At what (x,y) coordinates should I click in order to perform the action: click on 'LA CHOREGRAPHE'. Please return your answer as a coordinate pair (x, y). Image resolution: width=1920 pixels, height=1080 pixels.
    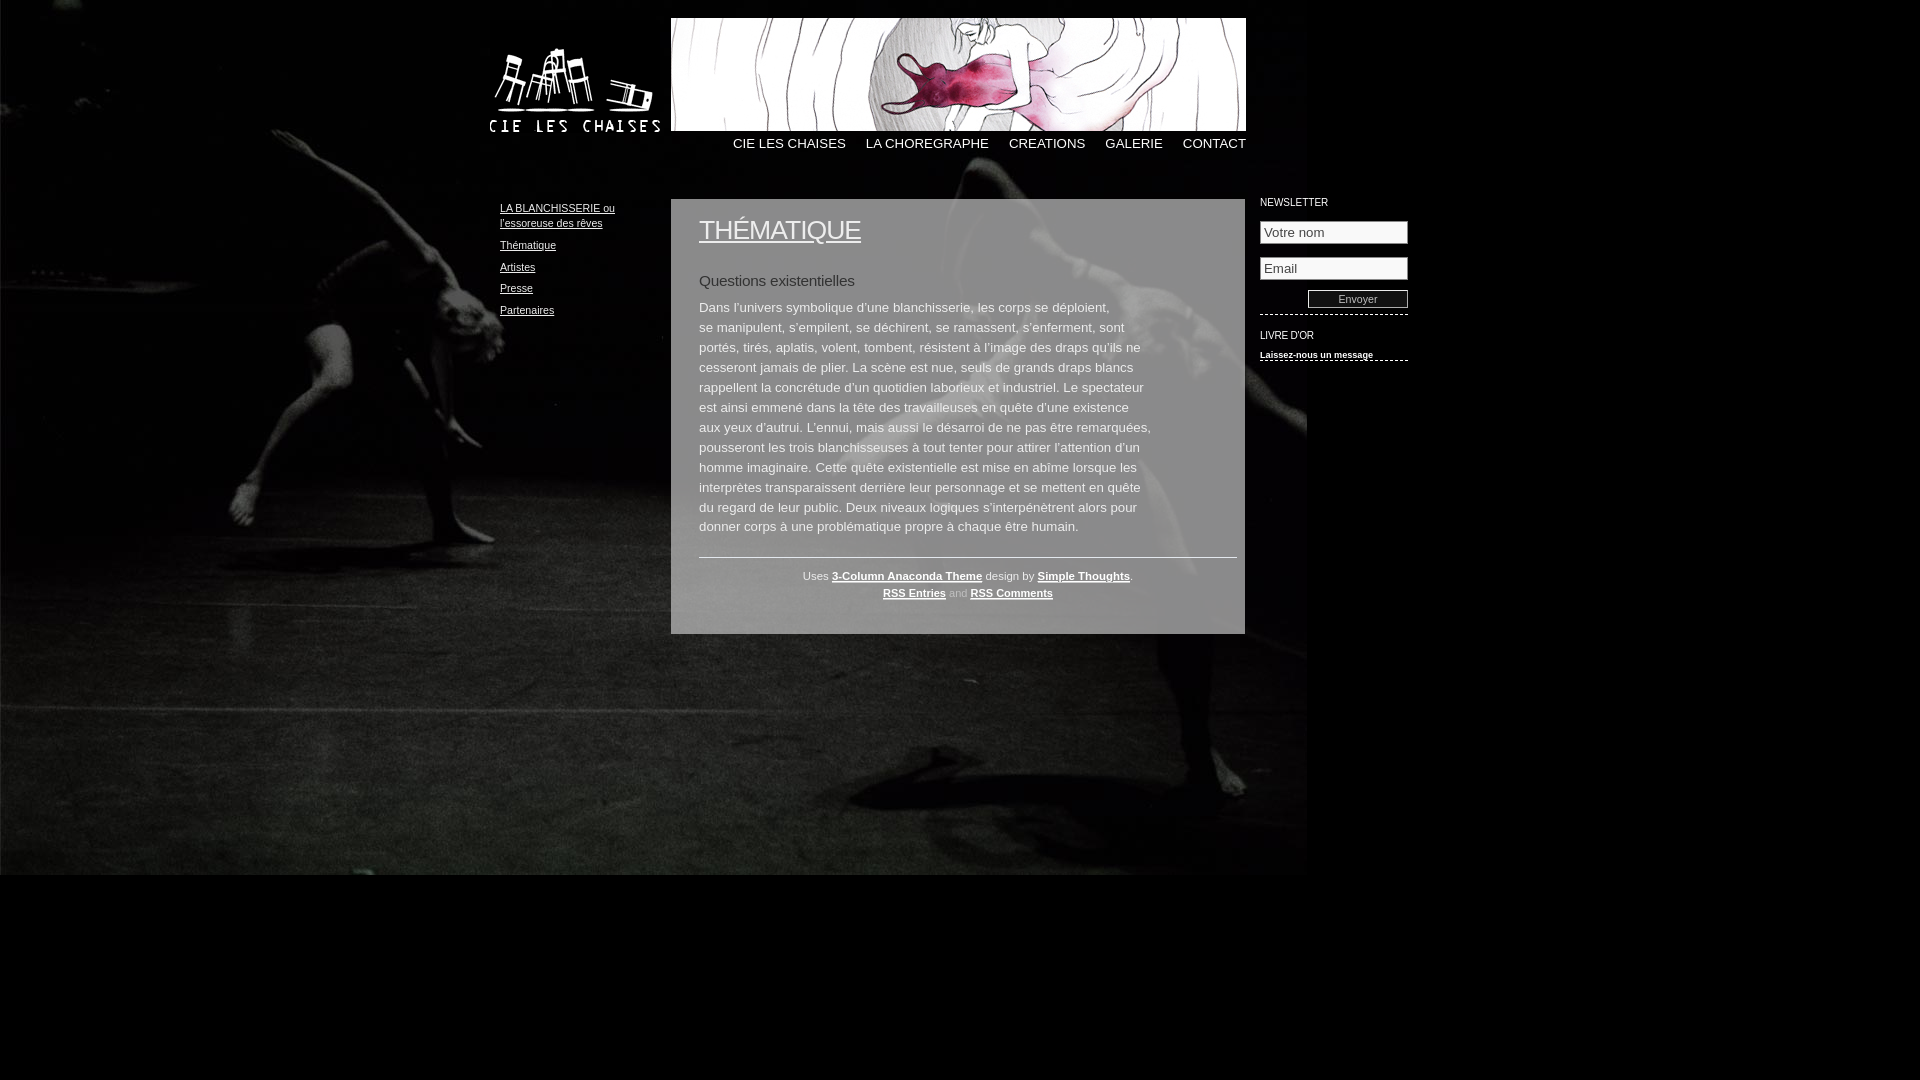
    Looking at the image, I should click on (916, 142).